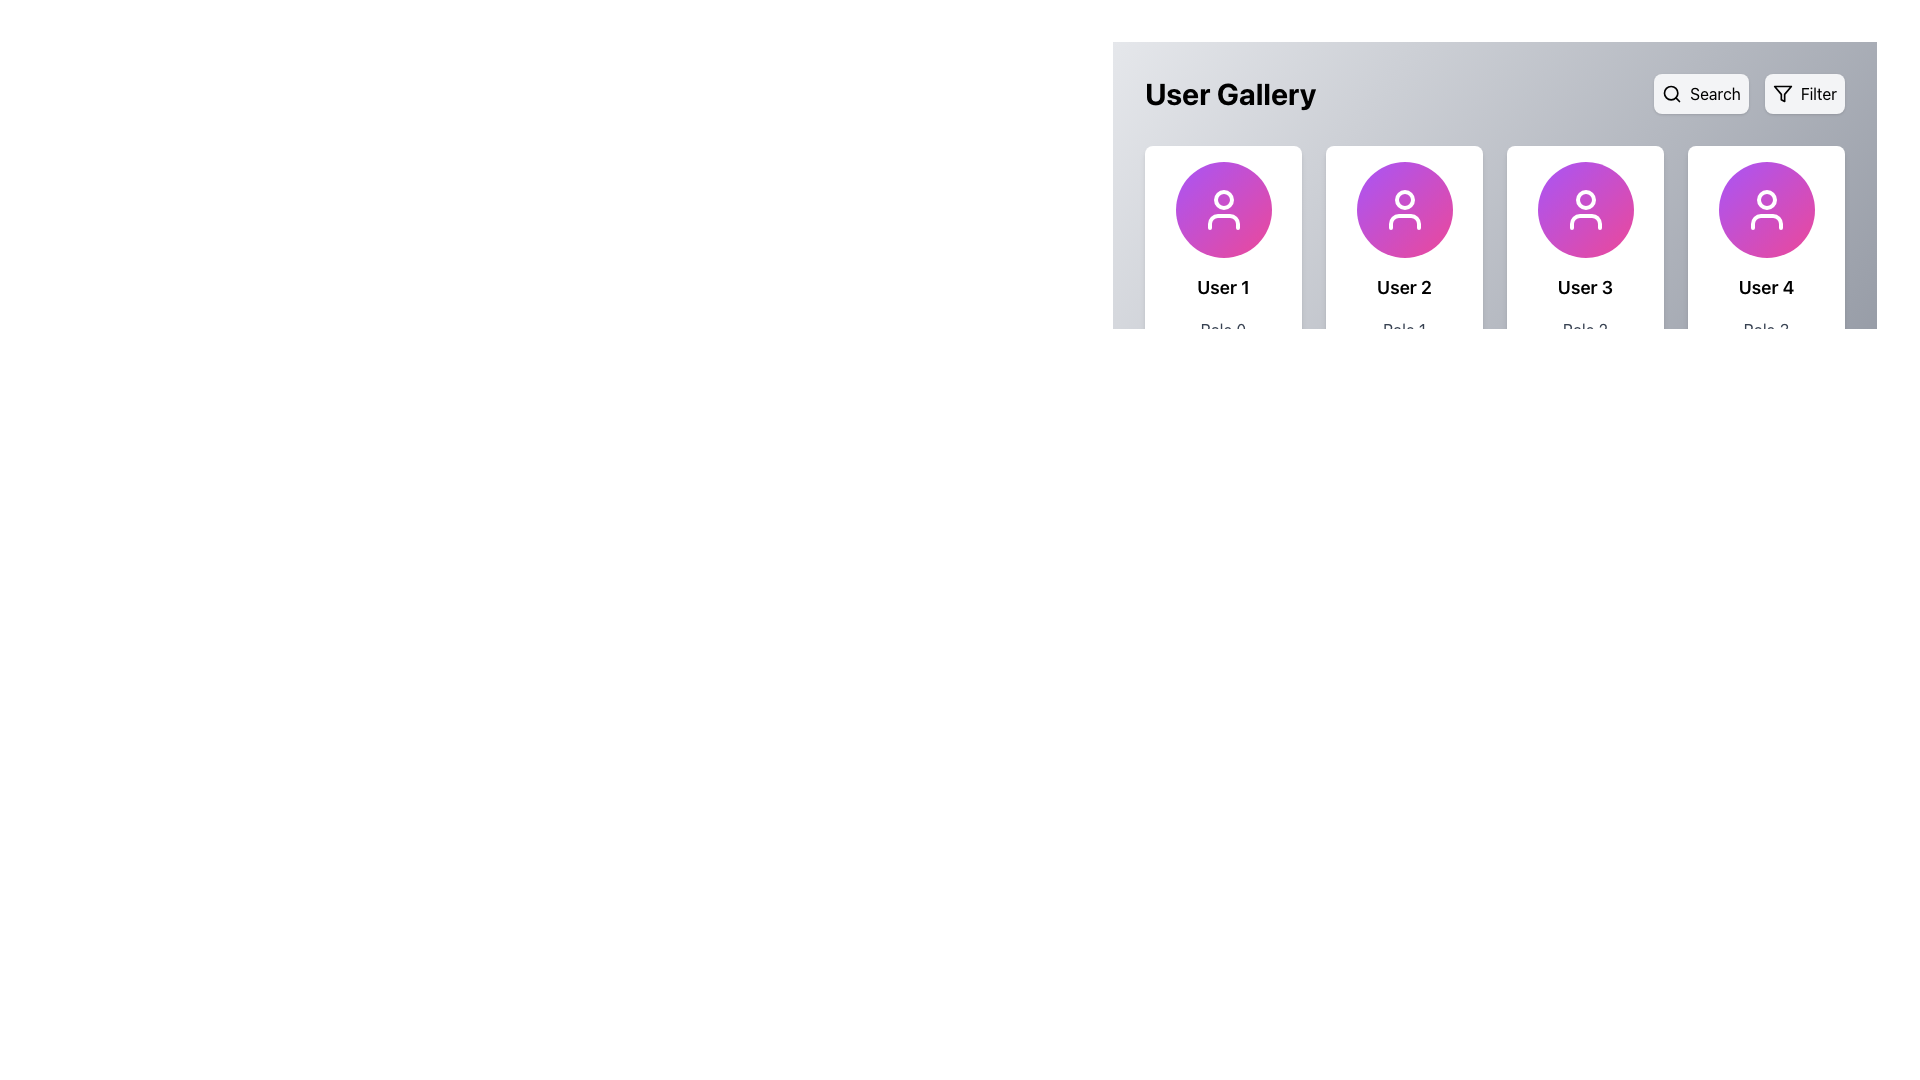 The image size is (1920, 1080). Describe the element at coordinates (1403, 222) in the screenshot. I see `the base or shoulders of the user profile icon for 'User 2' located within the purple circular area of the card tile` at that location.